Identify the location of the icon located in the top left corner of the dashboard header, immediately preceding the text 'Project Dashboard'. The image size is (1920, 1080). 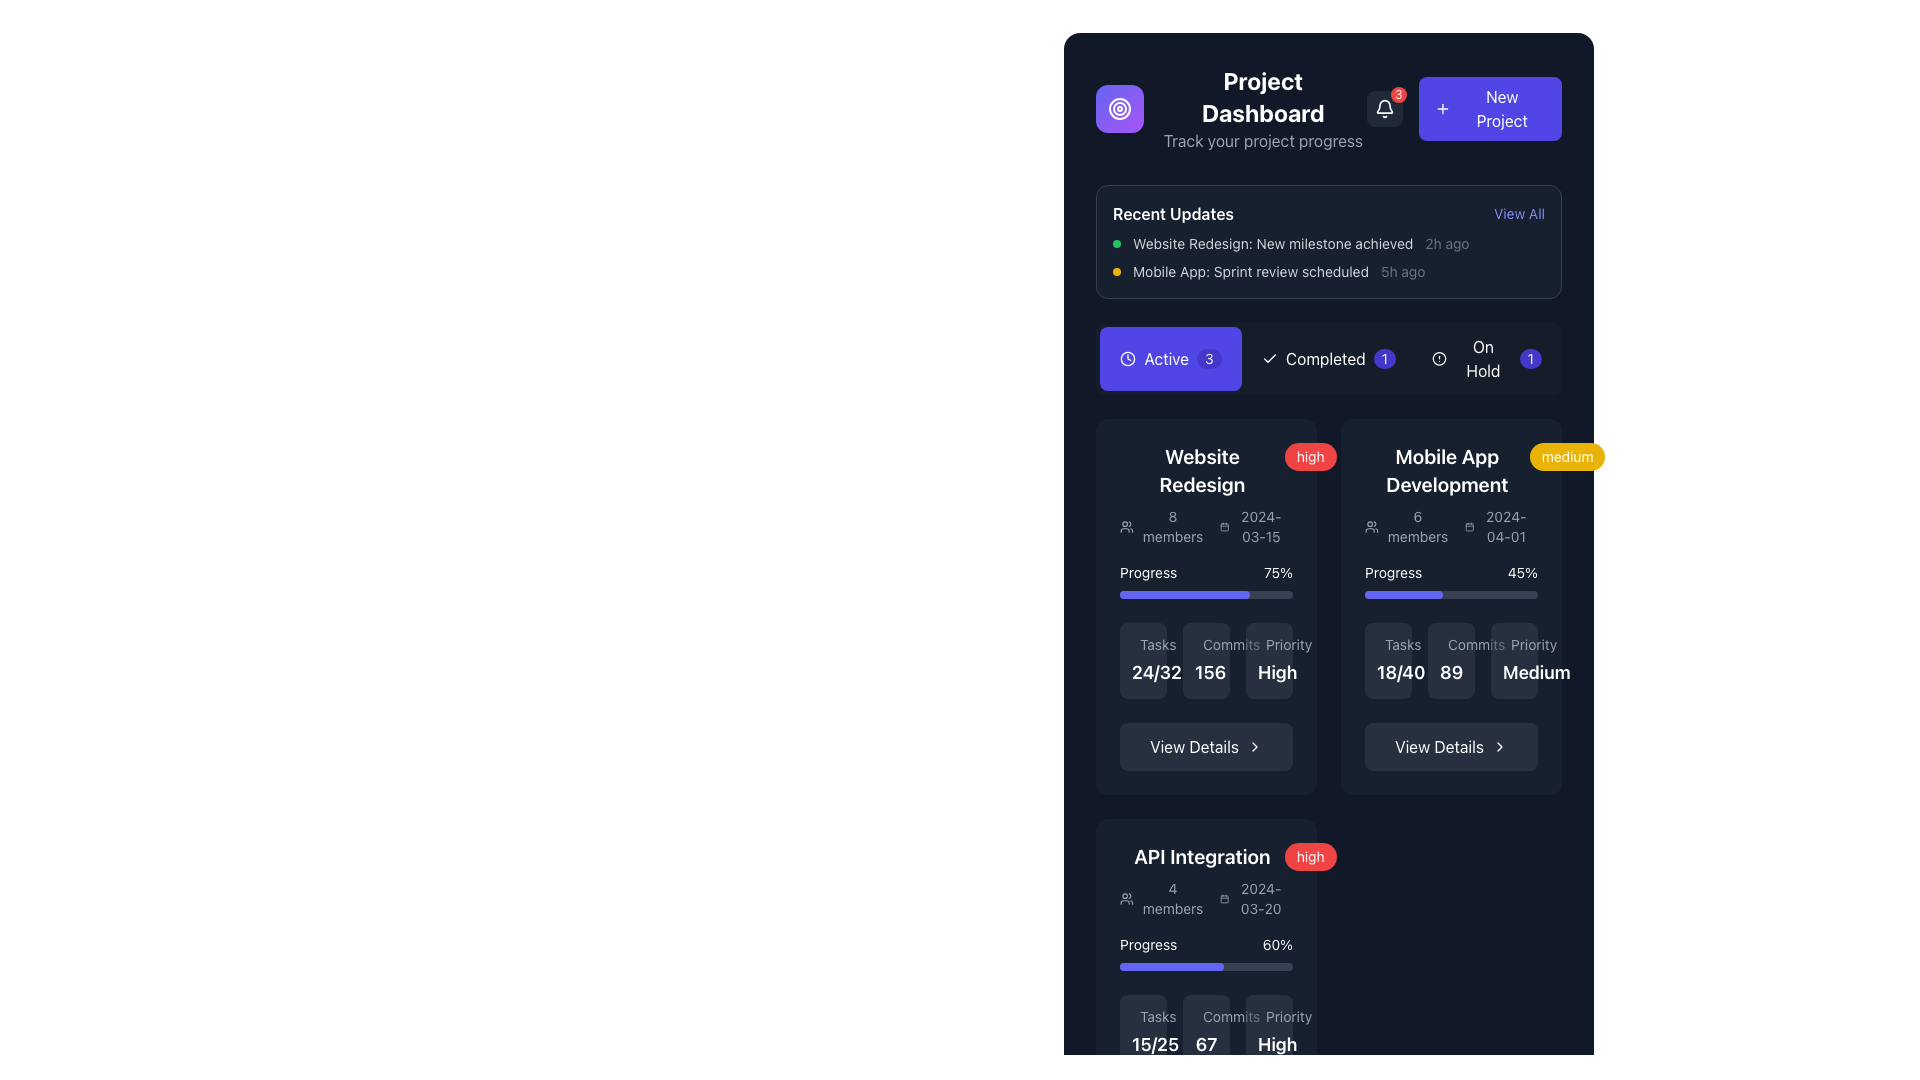
(1118, 108).